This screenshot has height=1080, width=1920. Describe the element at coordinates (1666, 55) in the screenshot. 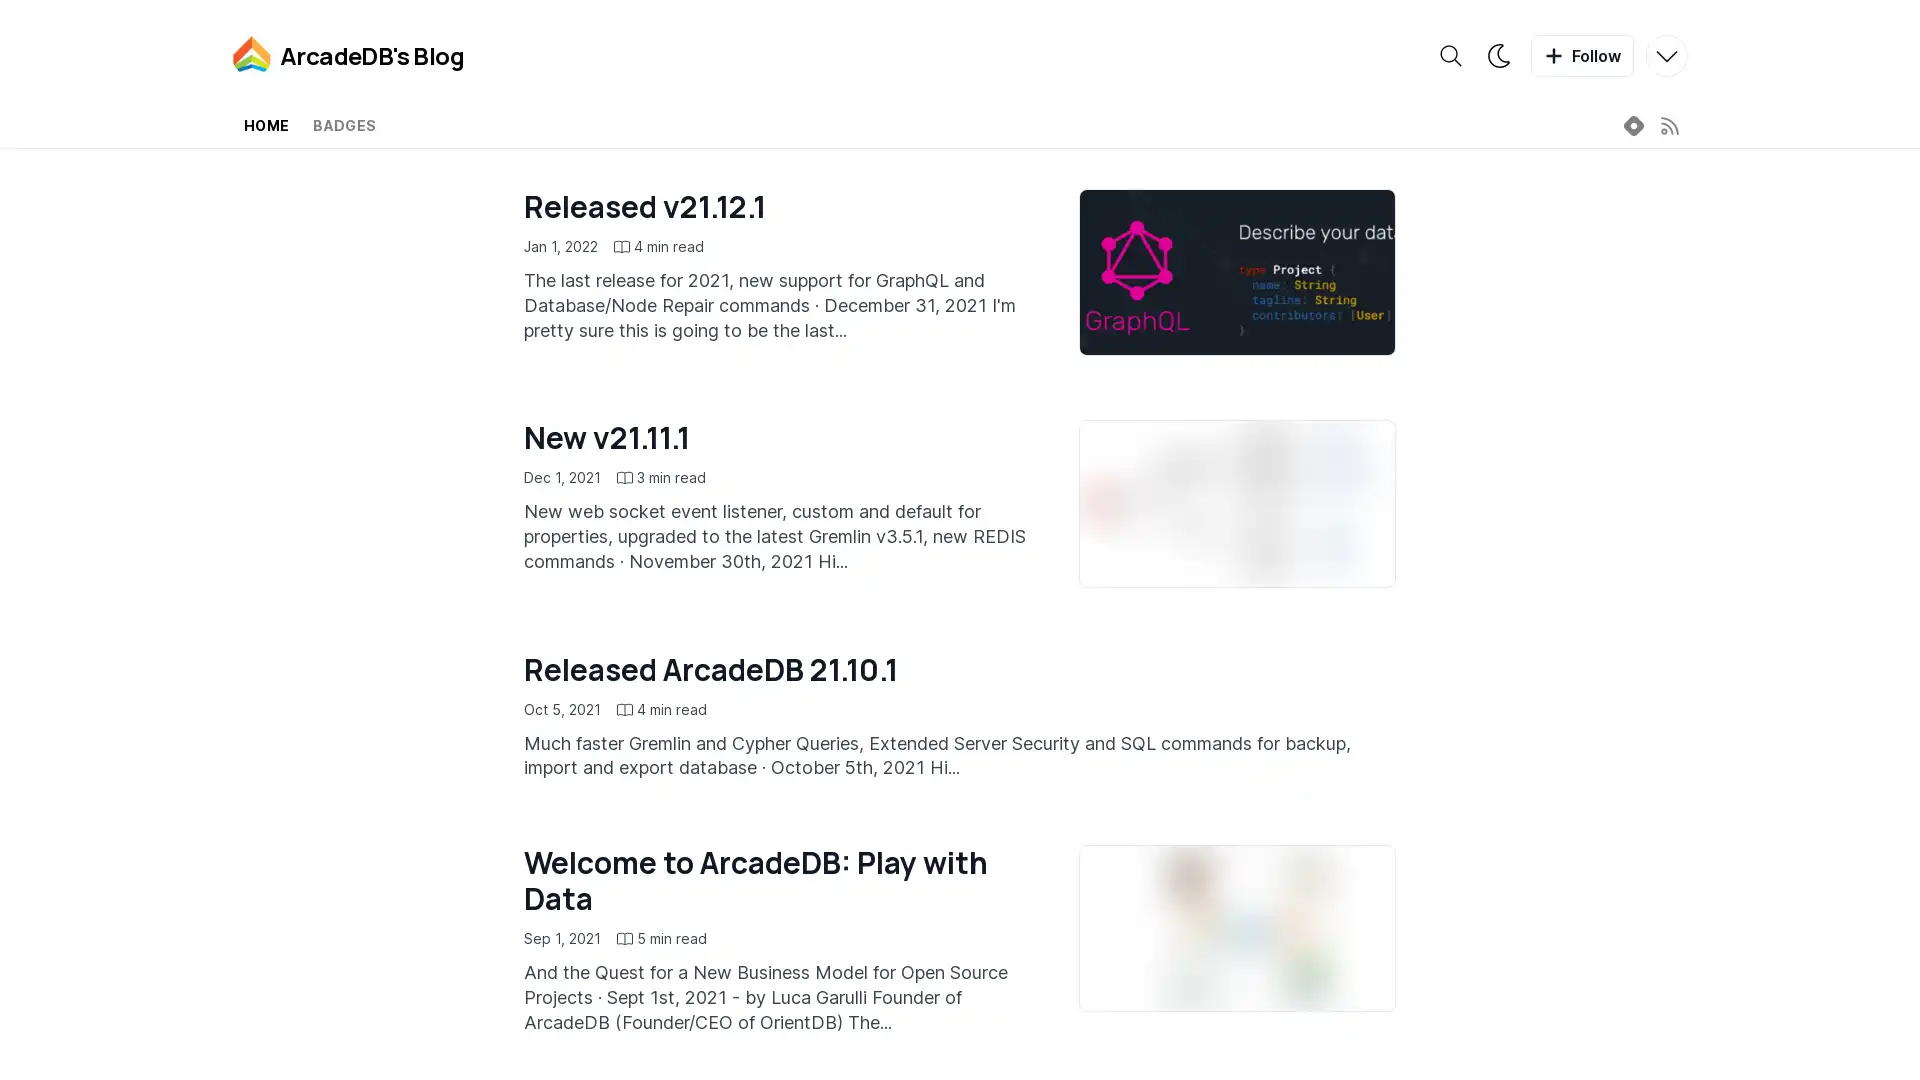

I see `More` at that location.